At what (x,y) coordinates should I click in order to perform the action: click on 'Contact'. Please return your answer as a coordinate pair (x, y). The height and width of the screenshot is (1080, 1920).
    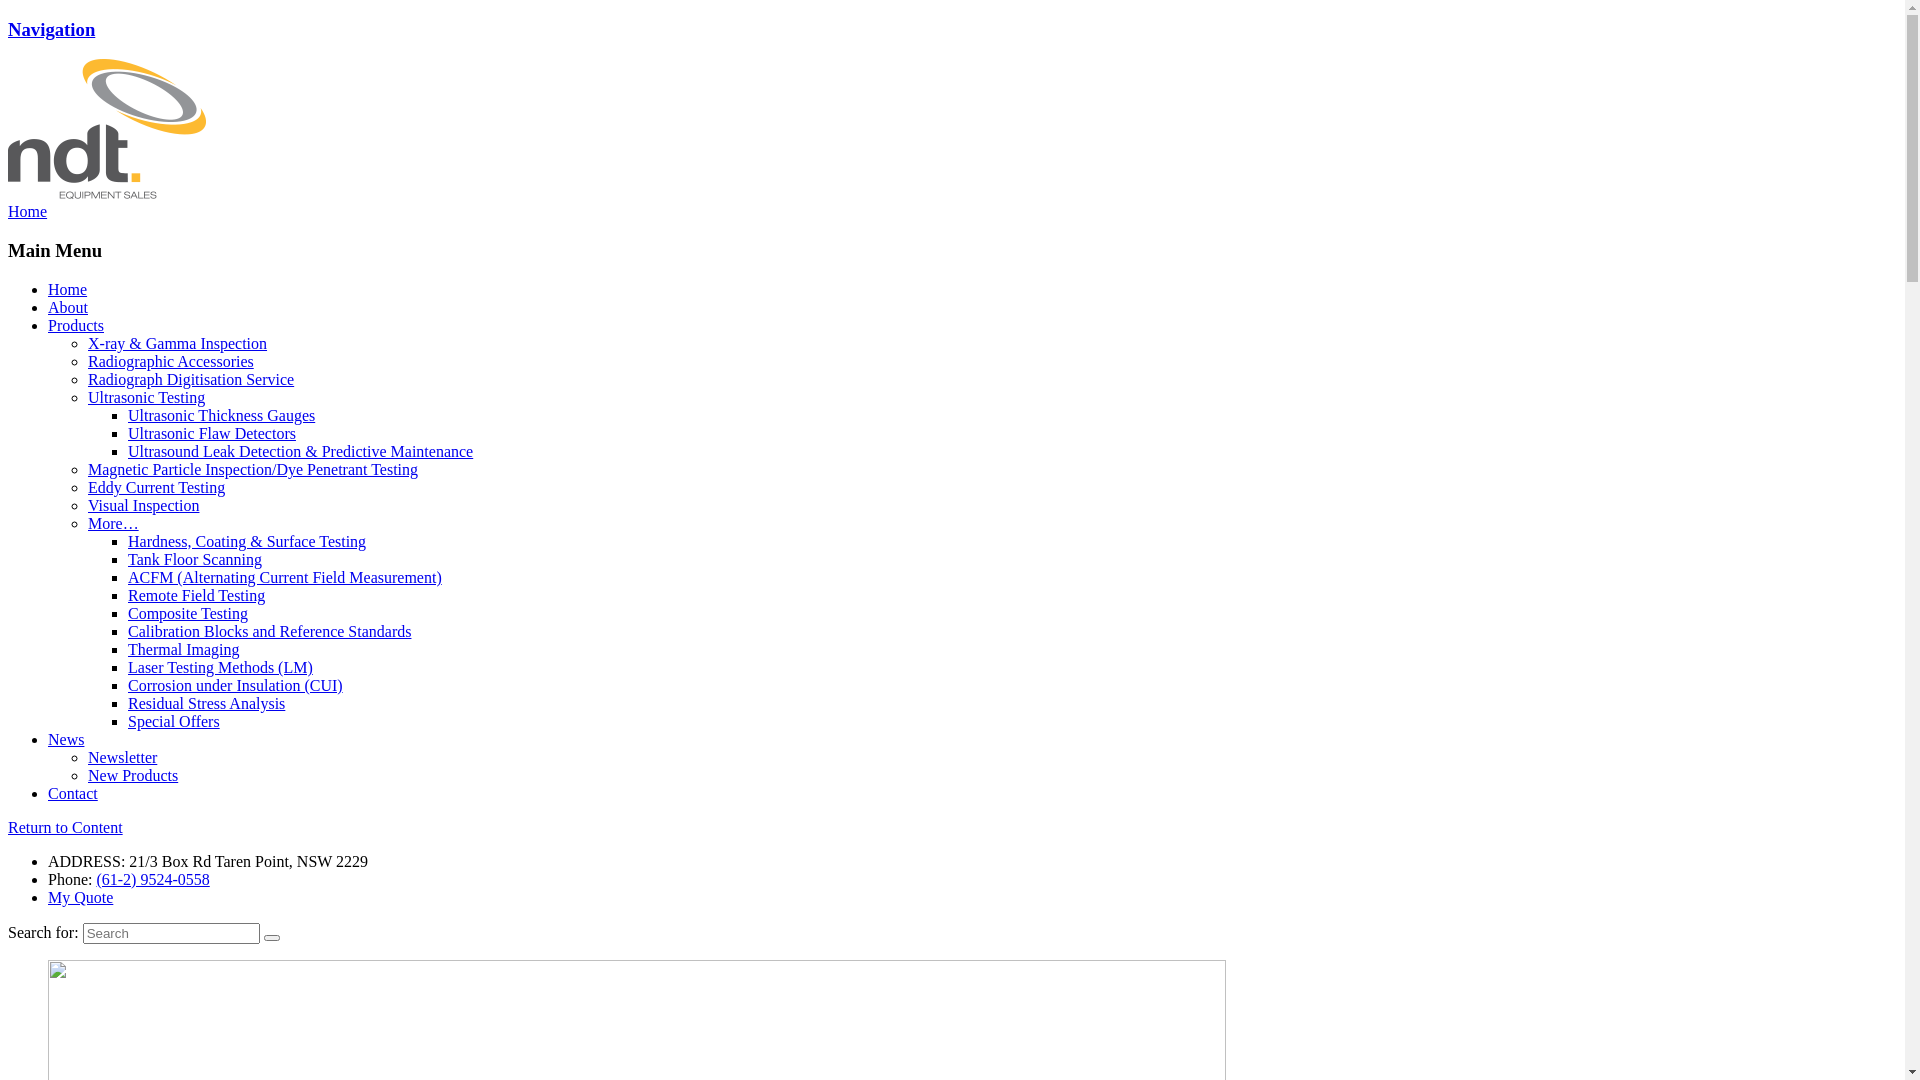
    Looking at the image, I should click on (72, 792).